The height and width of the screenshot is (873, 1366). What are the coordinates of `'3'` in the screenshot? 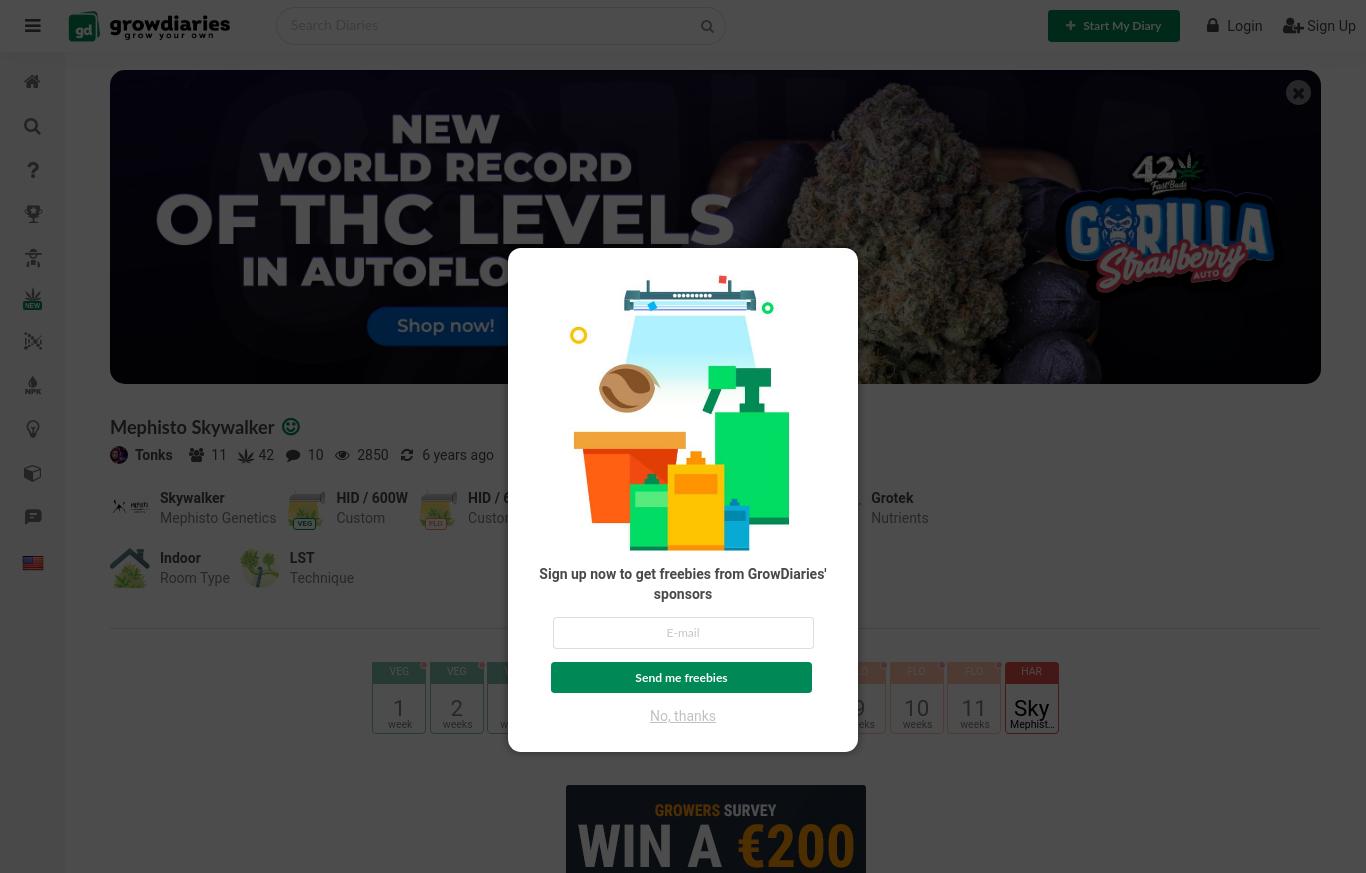 It's located at (514, 707).